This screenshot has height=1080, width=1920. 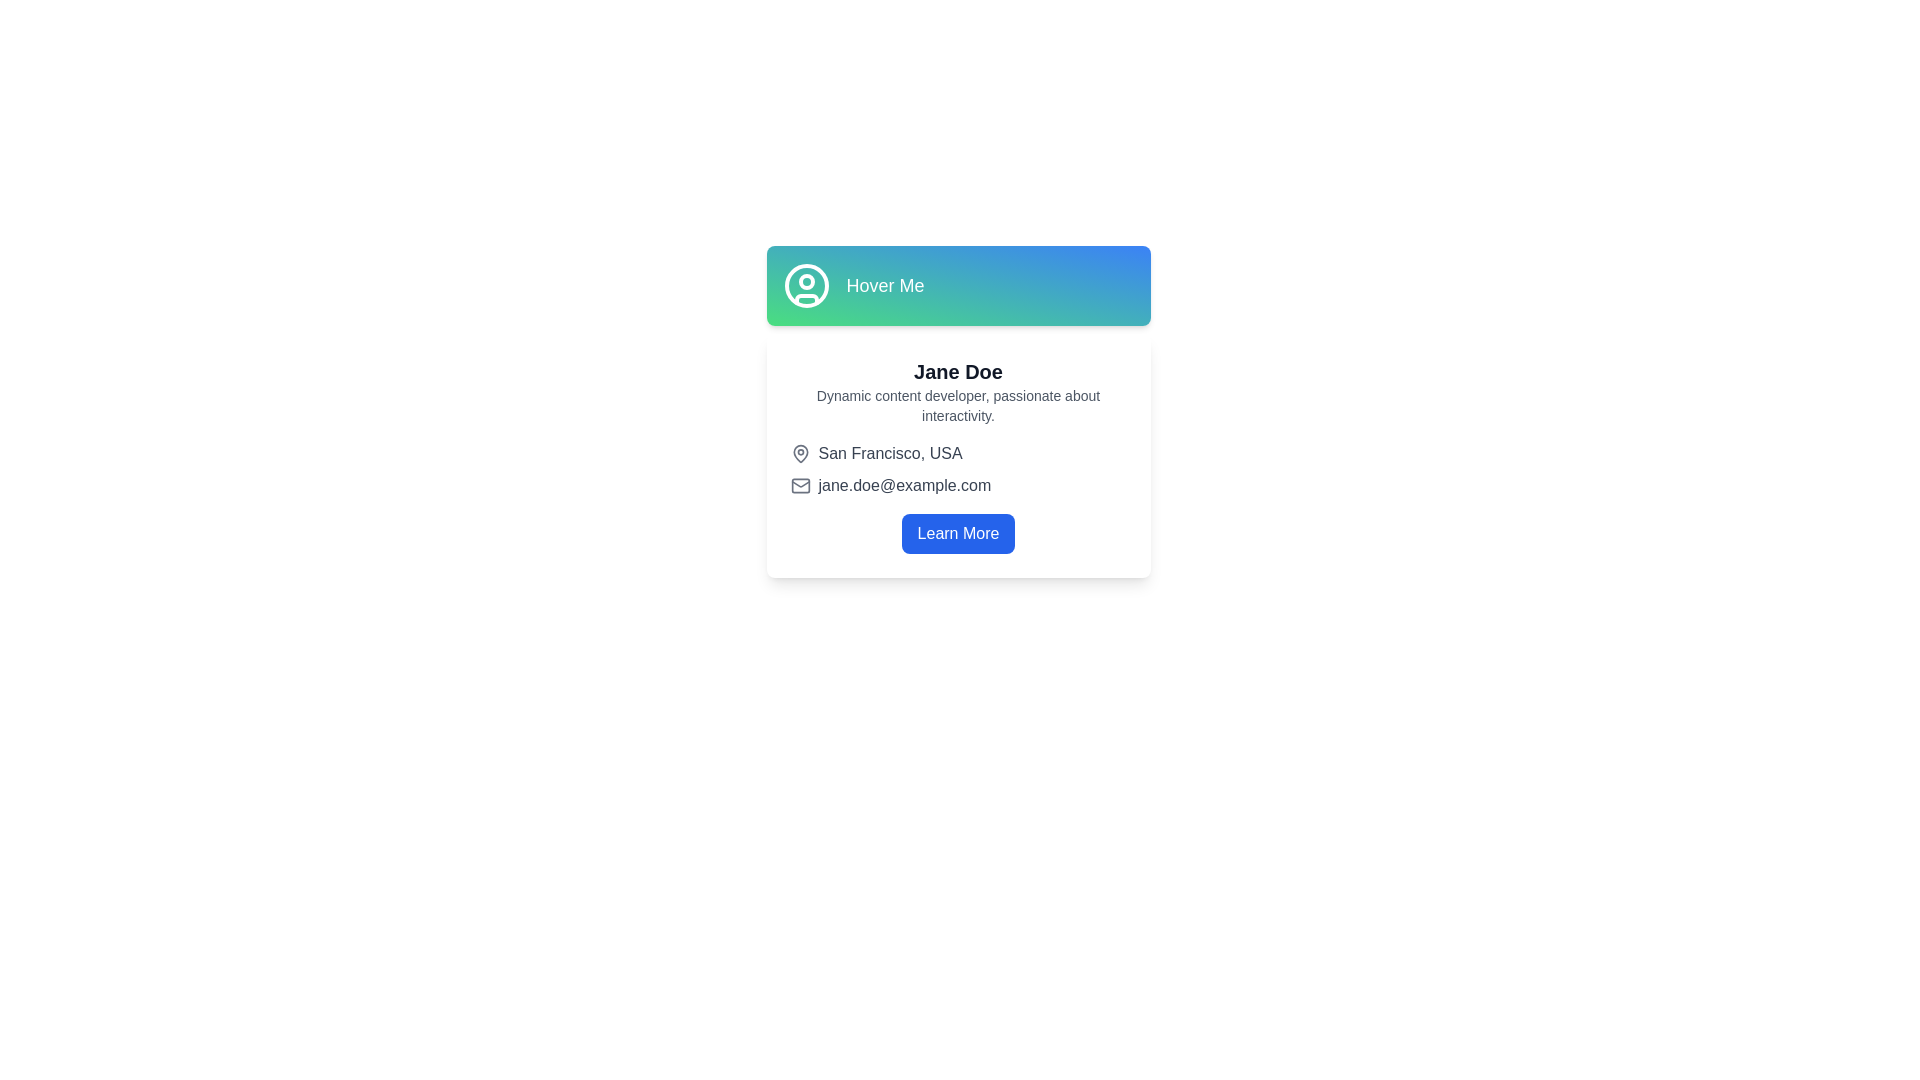 What do you see at coordinates (806, 285) in the screenshot?
I see `the larger outer circle of the user profile avatar icon located above the text 'Hover Me' in the header bar` at bounding box center [806, 285].